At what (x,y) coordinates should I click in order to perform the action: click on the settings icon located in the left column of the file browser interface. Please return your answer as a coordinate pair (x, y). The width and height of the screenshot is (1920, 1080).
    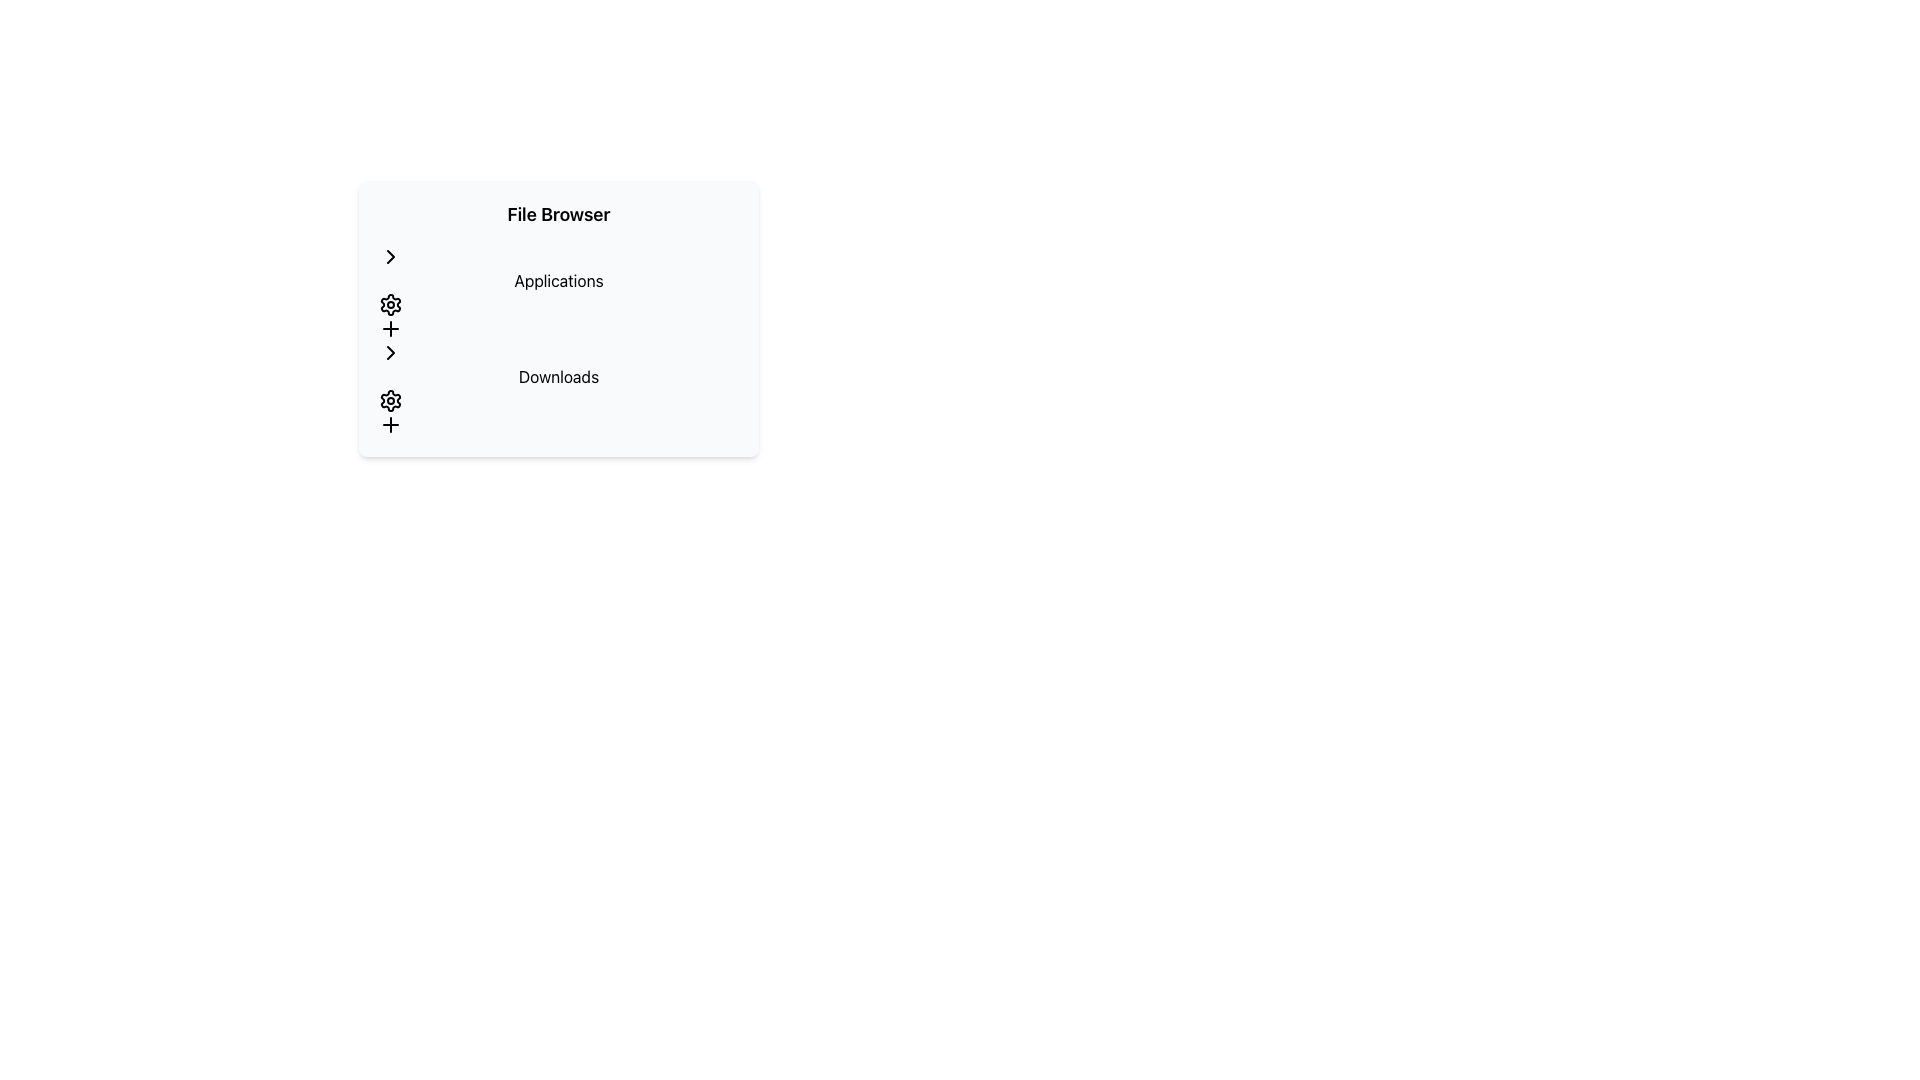
    Looking at the image, I should click on (390, 401).